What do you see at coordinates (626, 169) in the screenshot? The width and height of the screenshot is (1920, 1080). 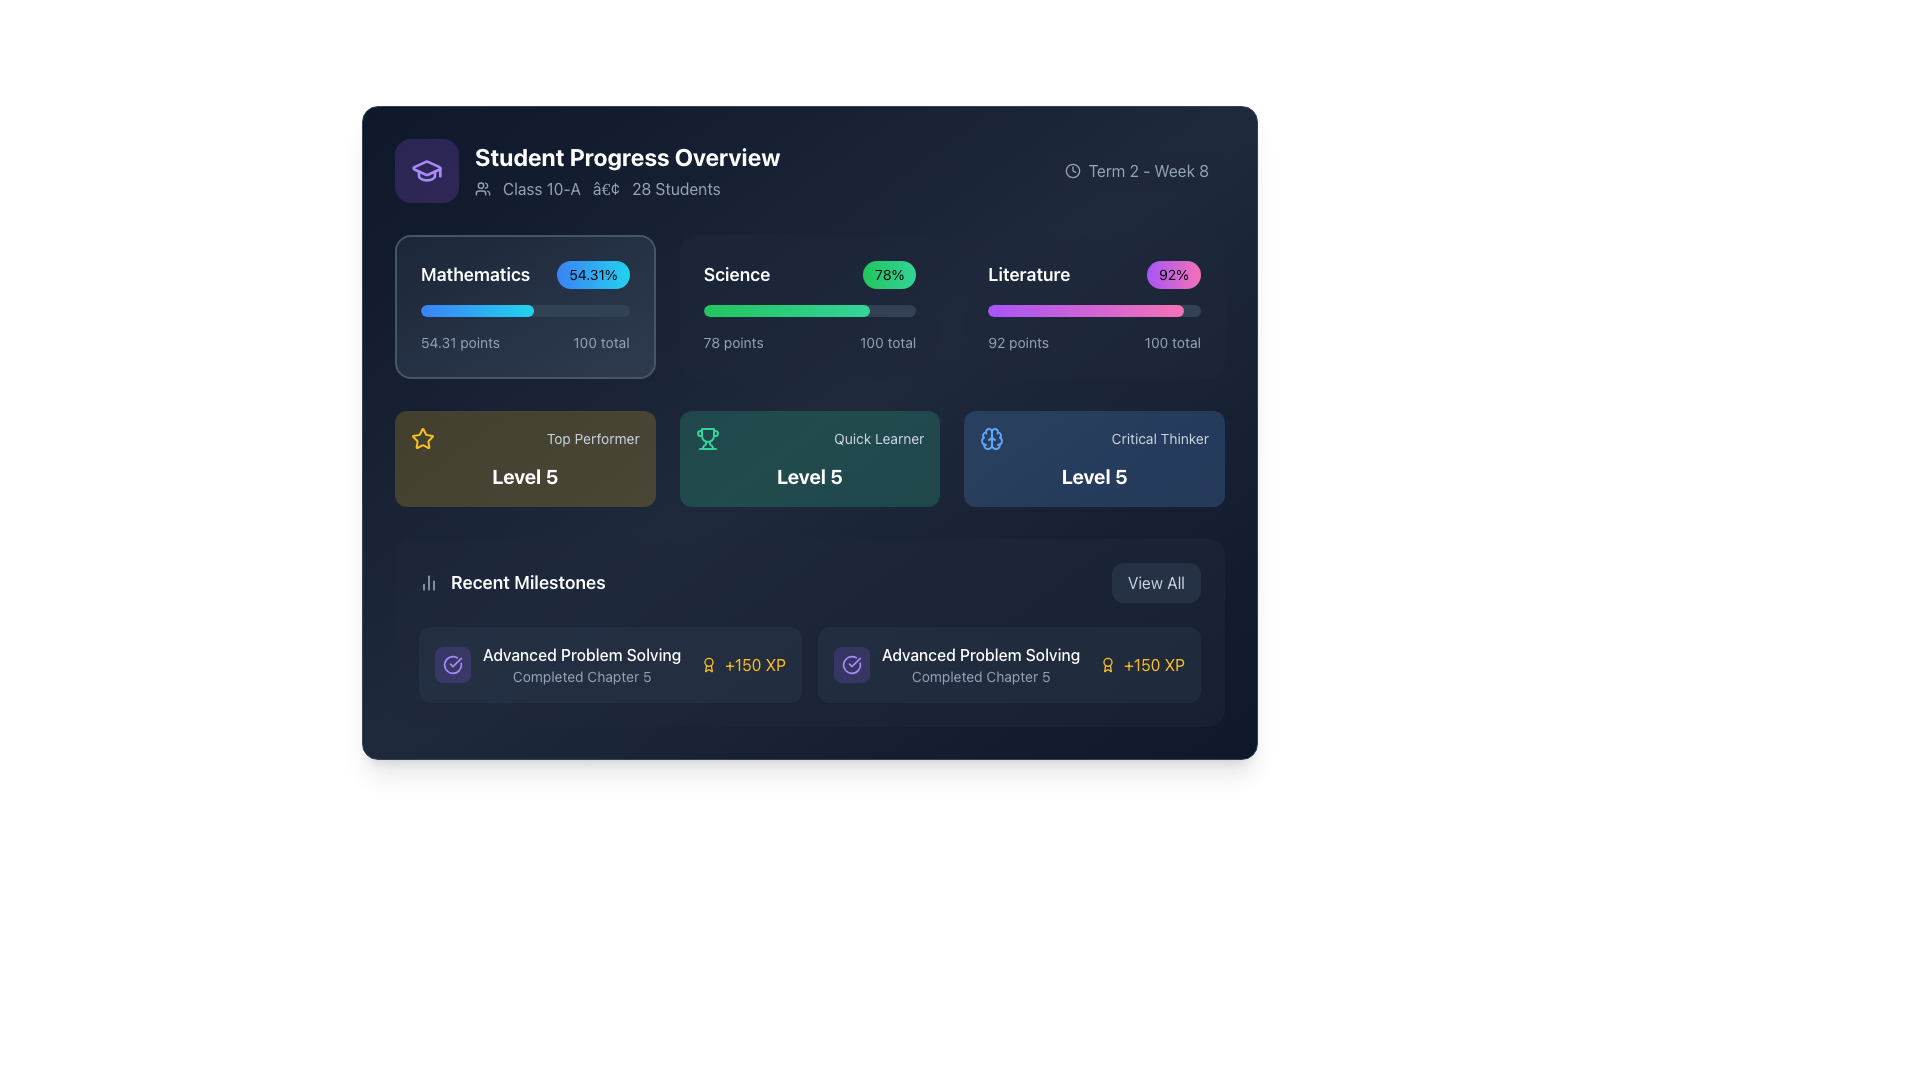 I see `textual information from the header titled 'Student Progress Overview', which includes details about 'Class 10-A' and '28 Students' on a navy blue background` at bounding box center [626, 169].